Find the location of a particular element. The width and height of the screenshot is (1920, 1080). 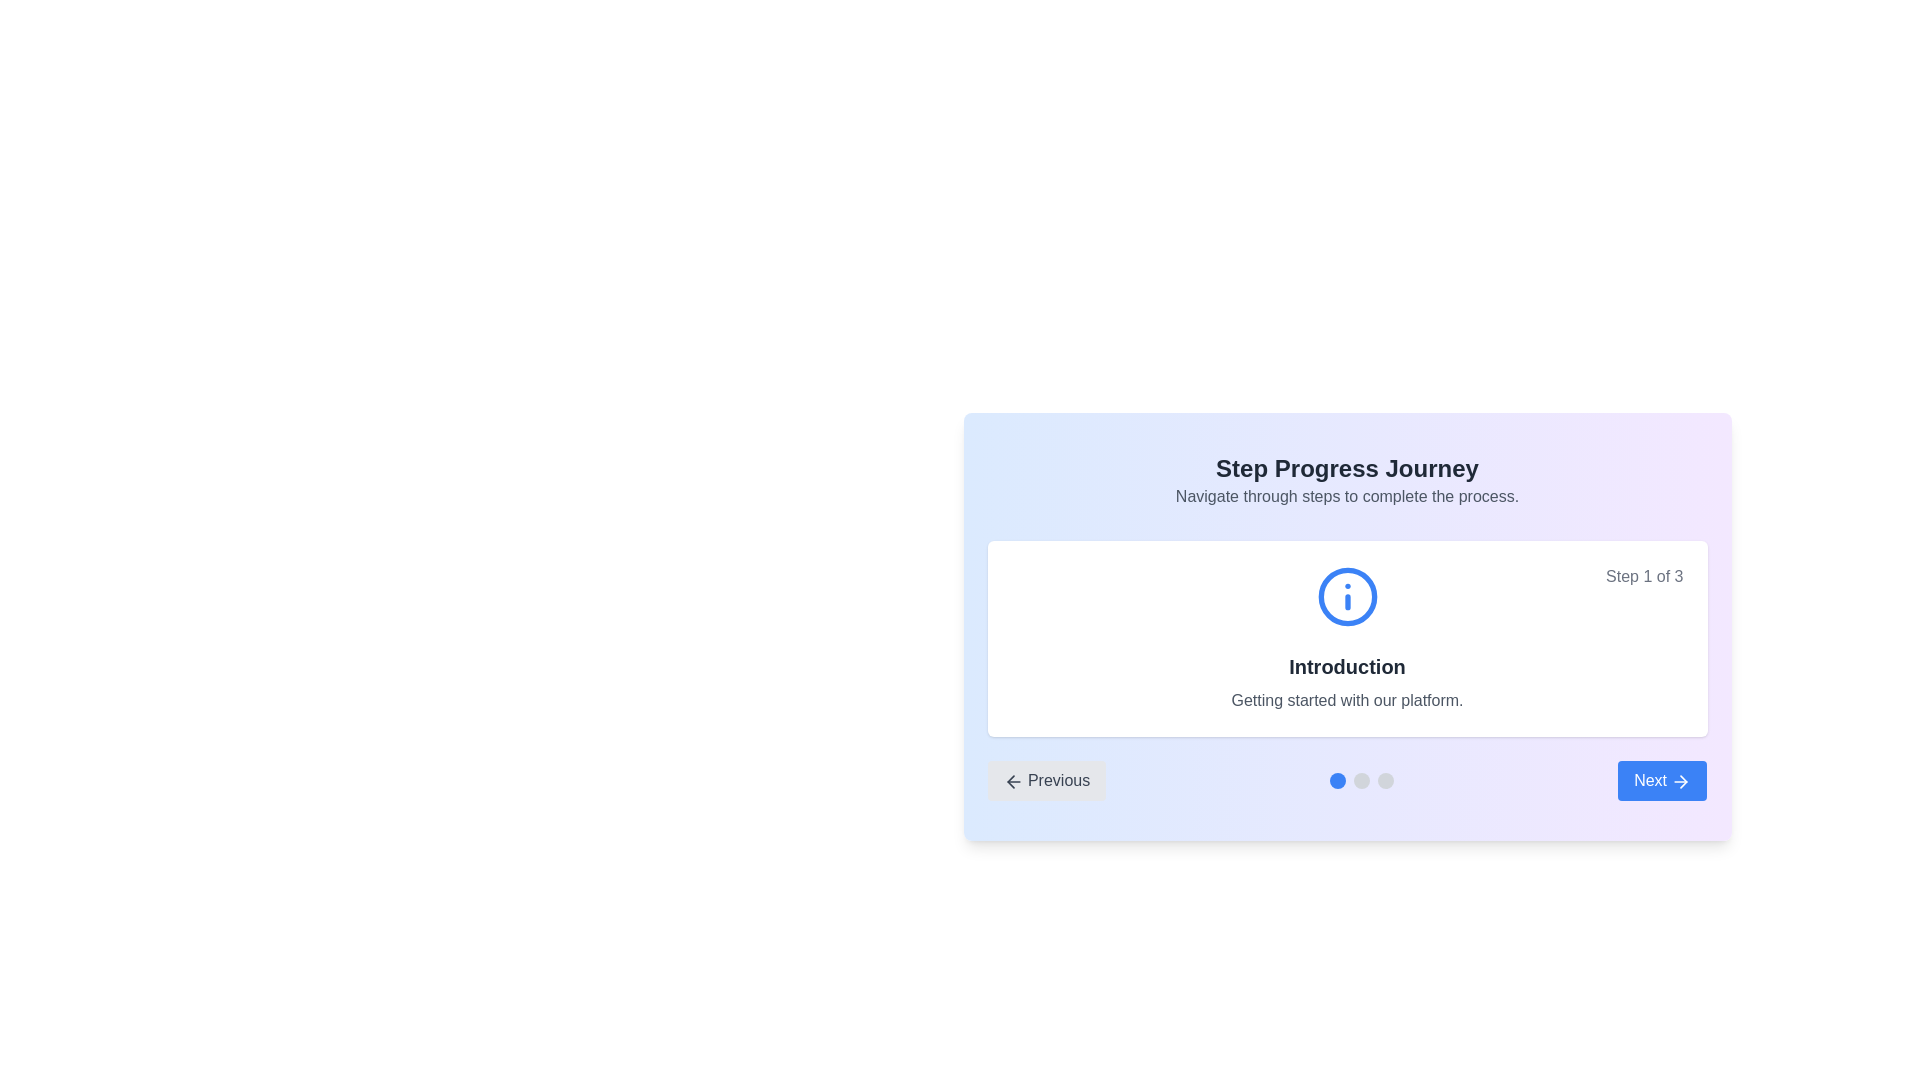

the blue circular information icon located below the title 'Step Progress Journey' and to the left of 'Step 1 of 3' for informative purposes is located at coordinates (1347, 596).